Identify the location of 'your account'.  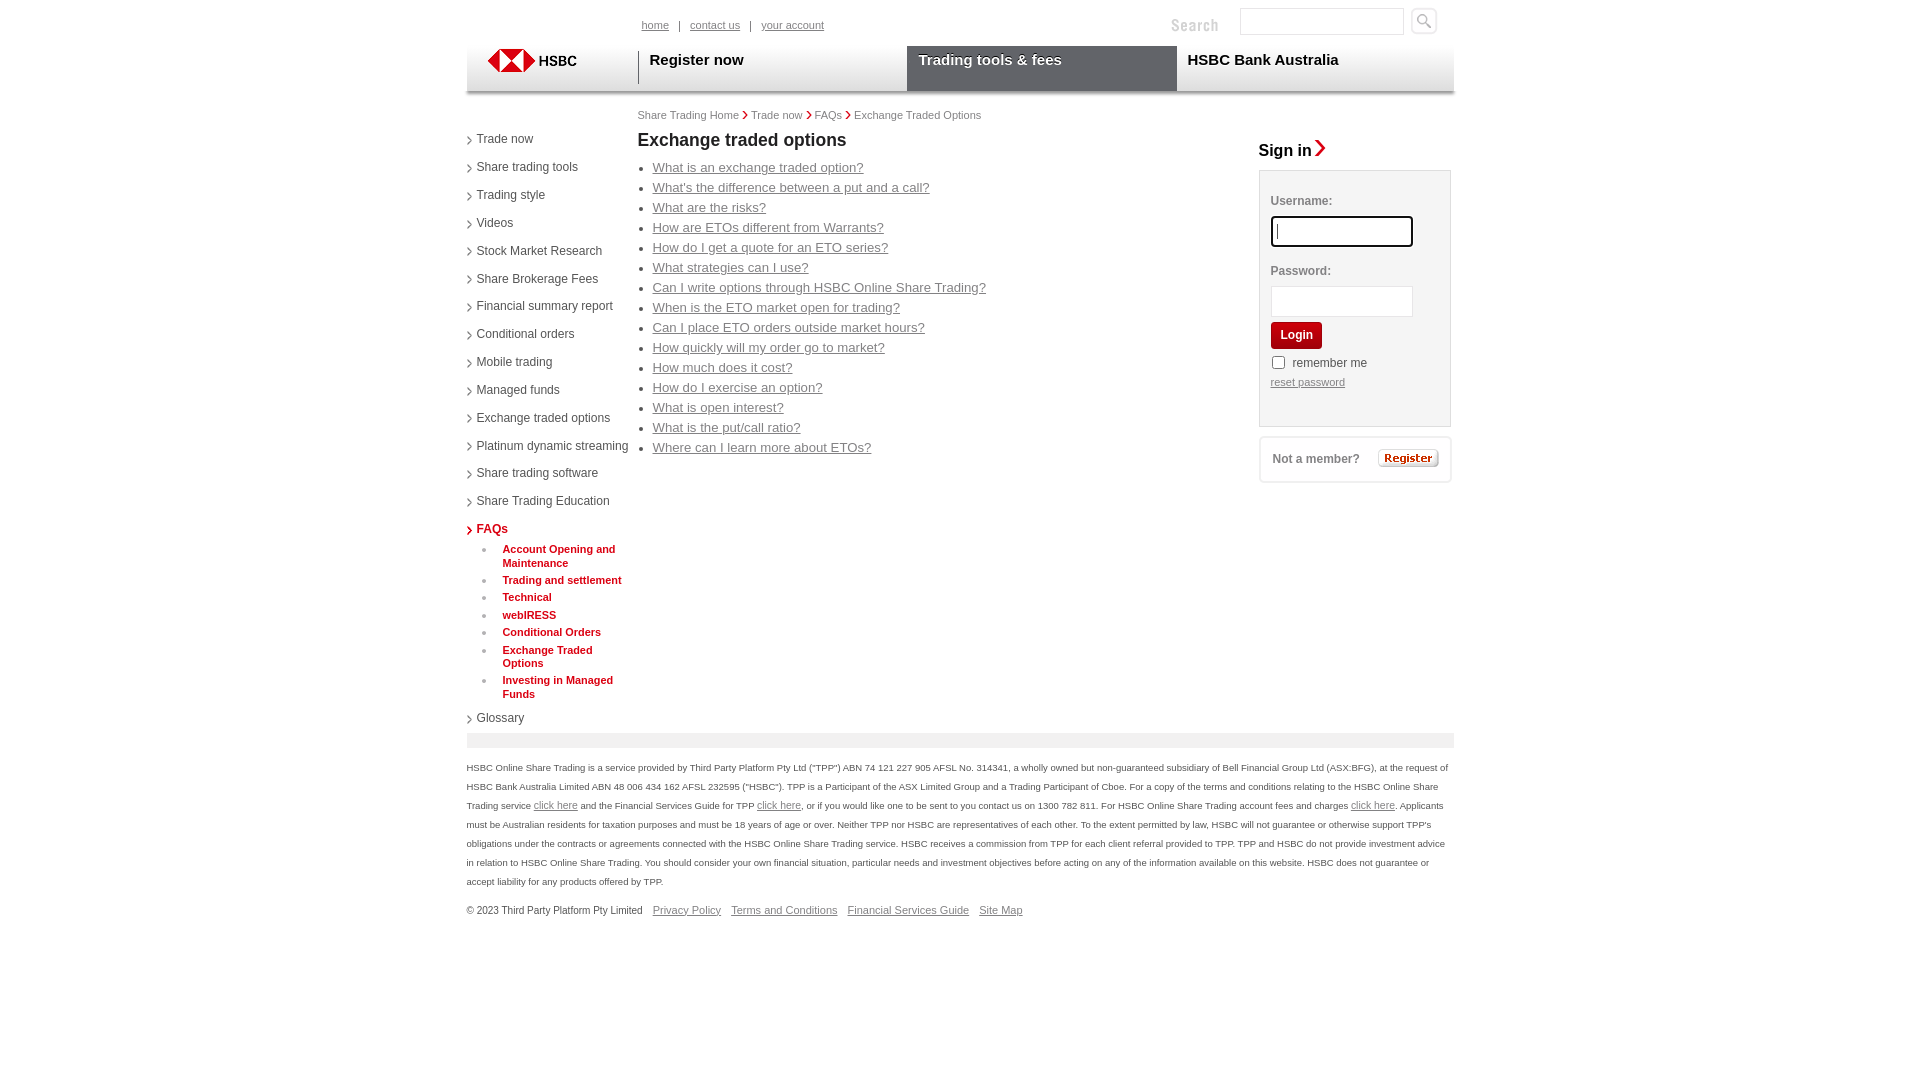
(791, 26).